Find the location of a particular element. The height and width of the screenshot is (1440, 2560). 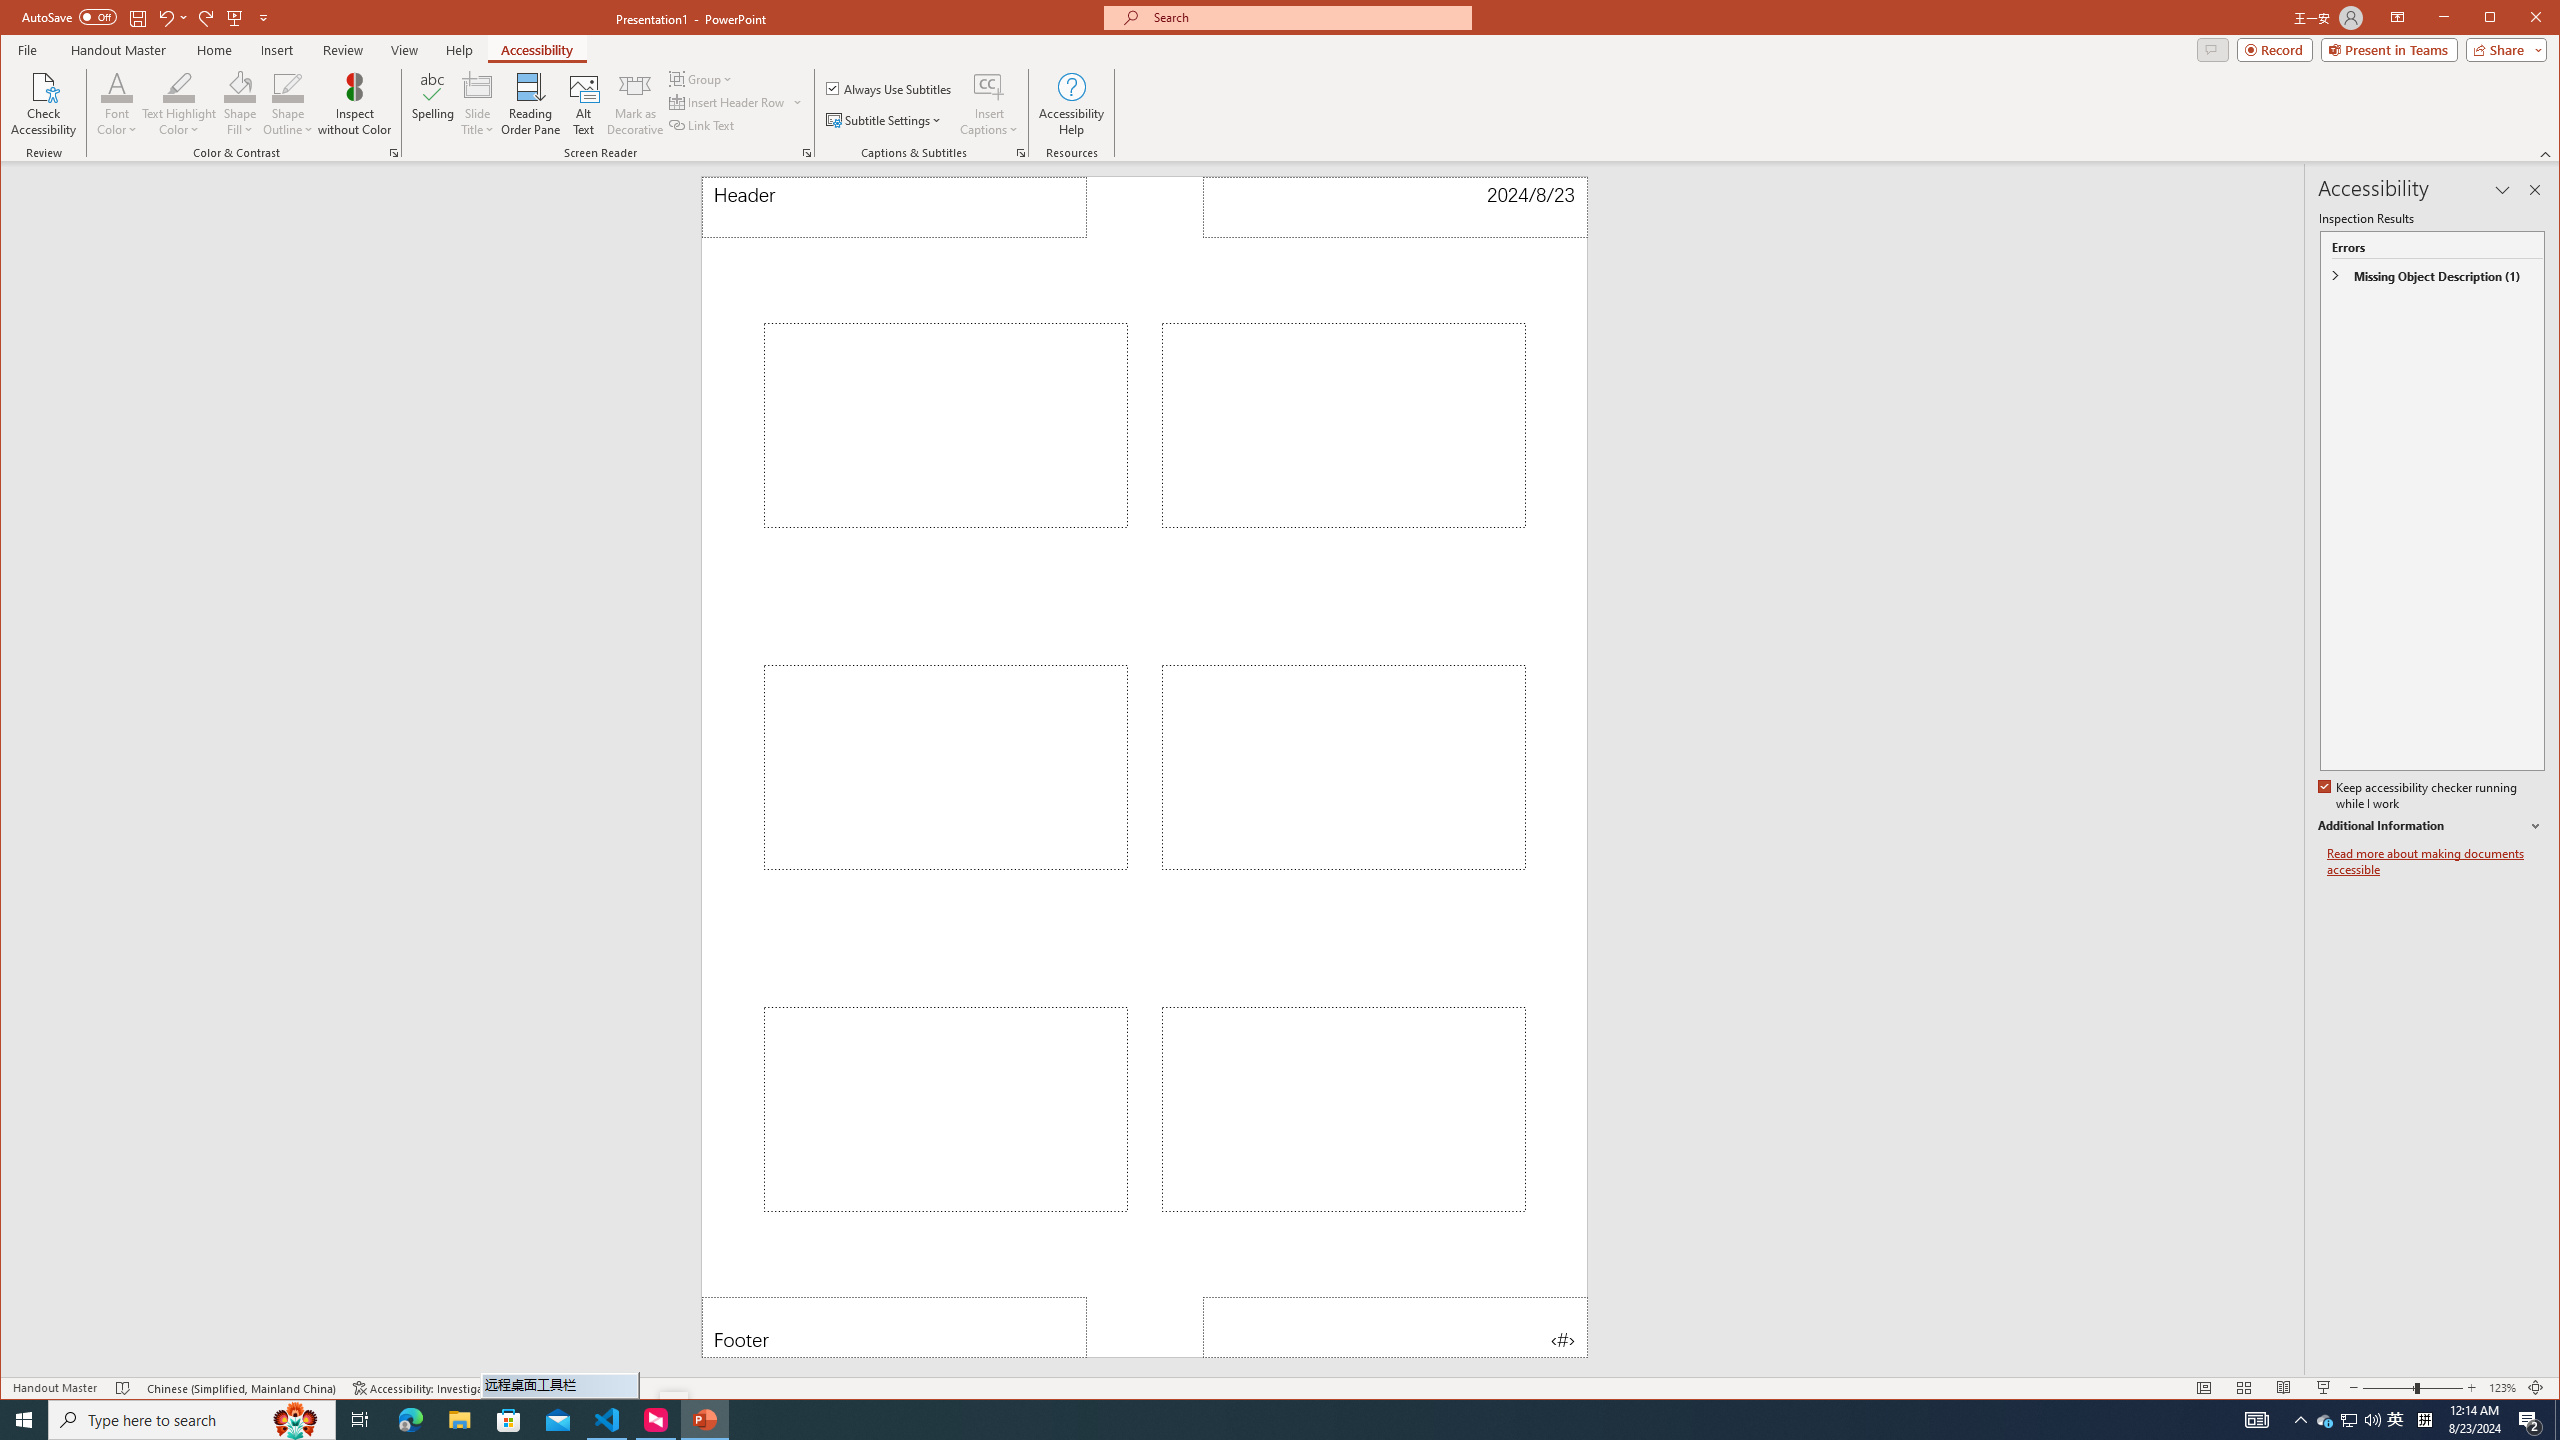

'Type here to search' is located at coordinates (191, 1418).